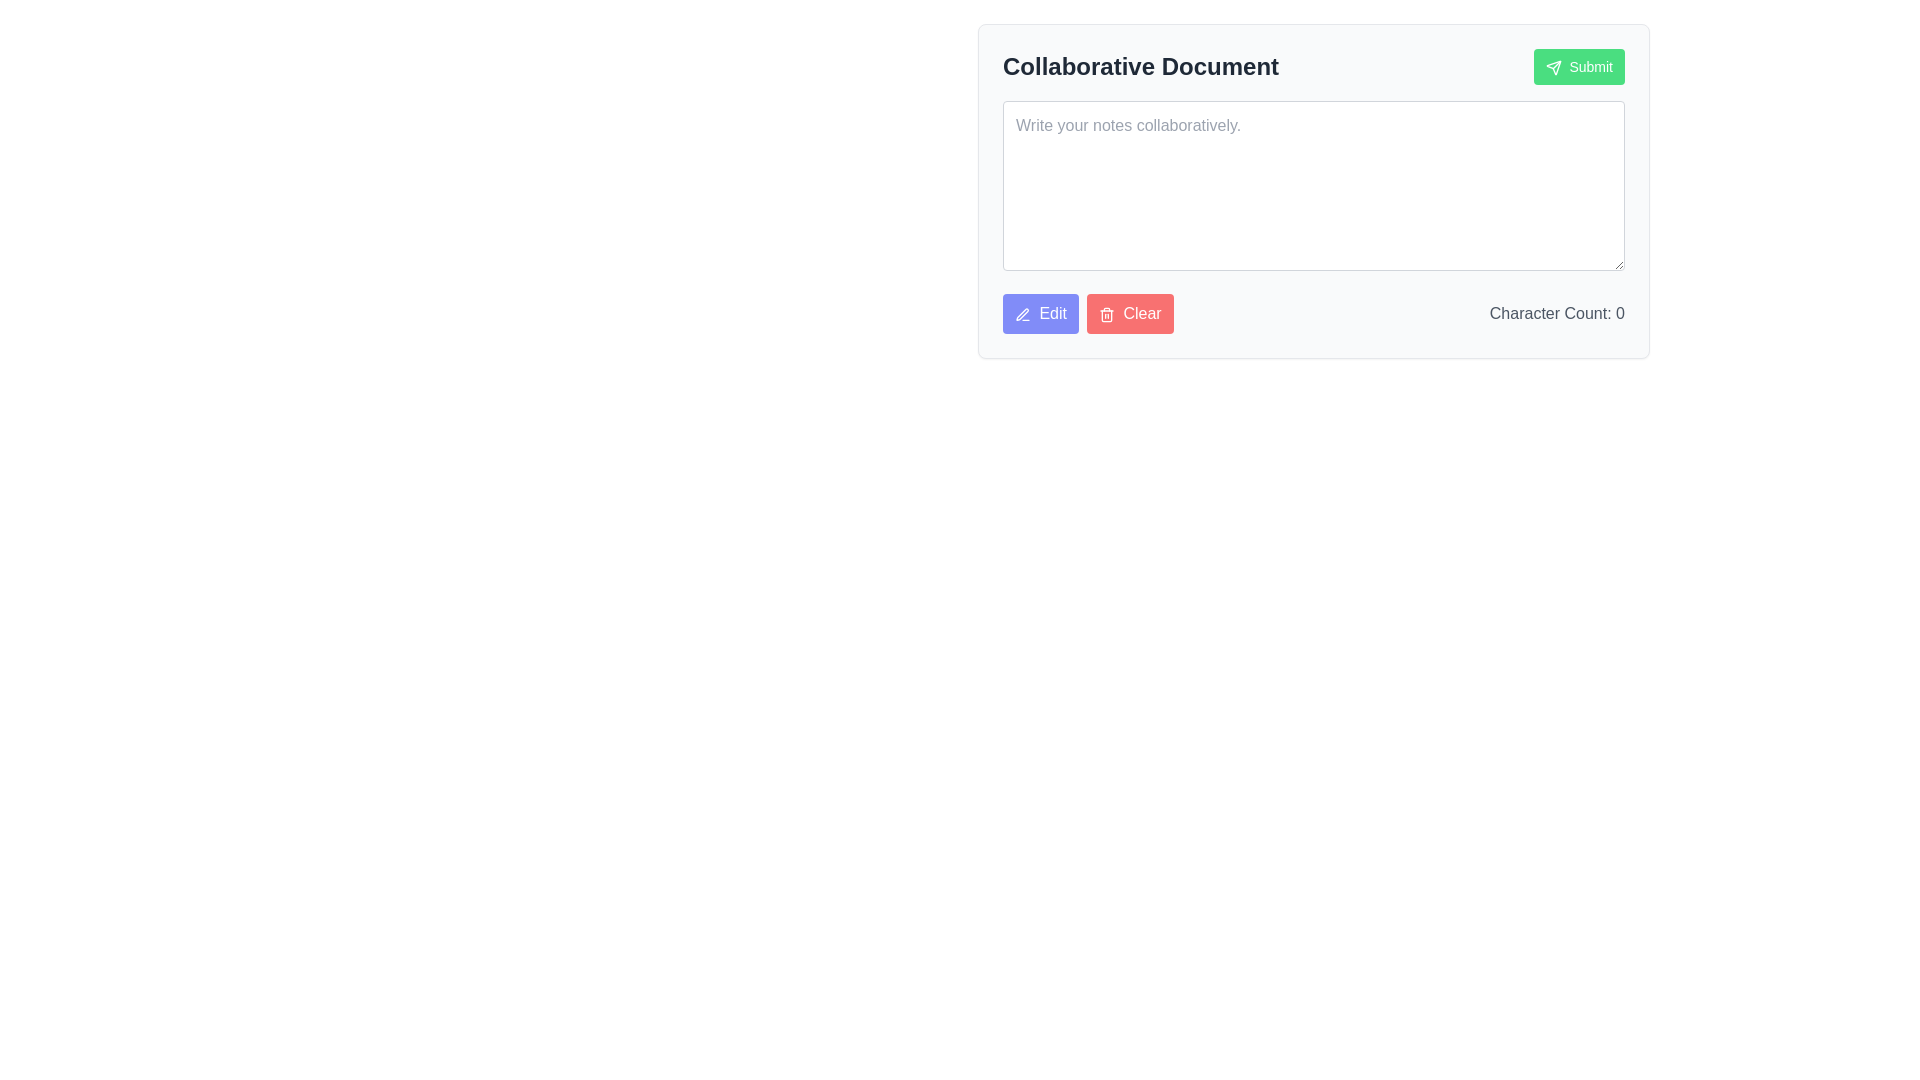 This screenshot has height=1080, width=1920. Describe the element at coordinates (1314, 313) in the screenshot. I see `the multi-functional UI component containing the 'Edit' and 'Clear' buttons` at that location.